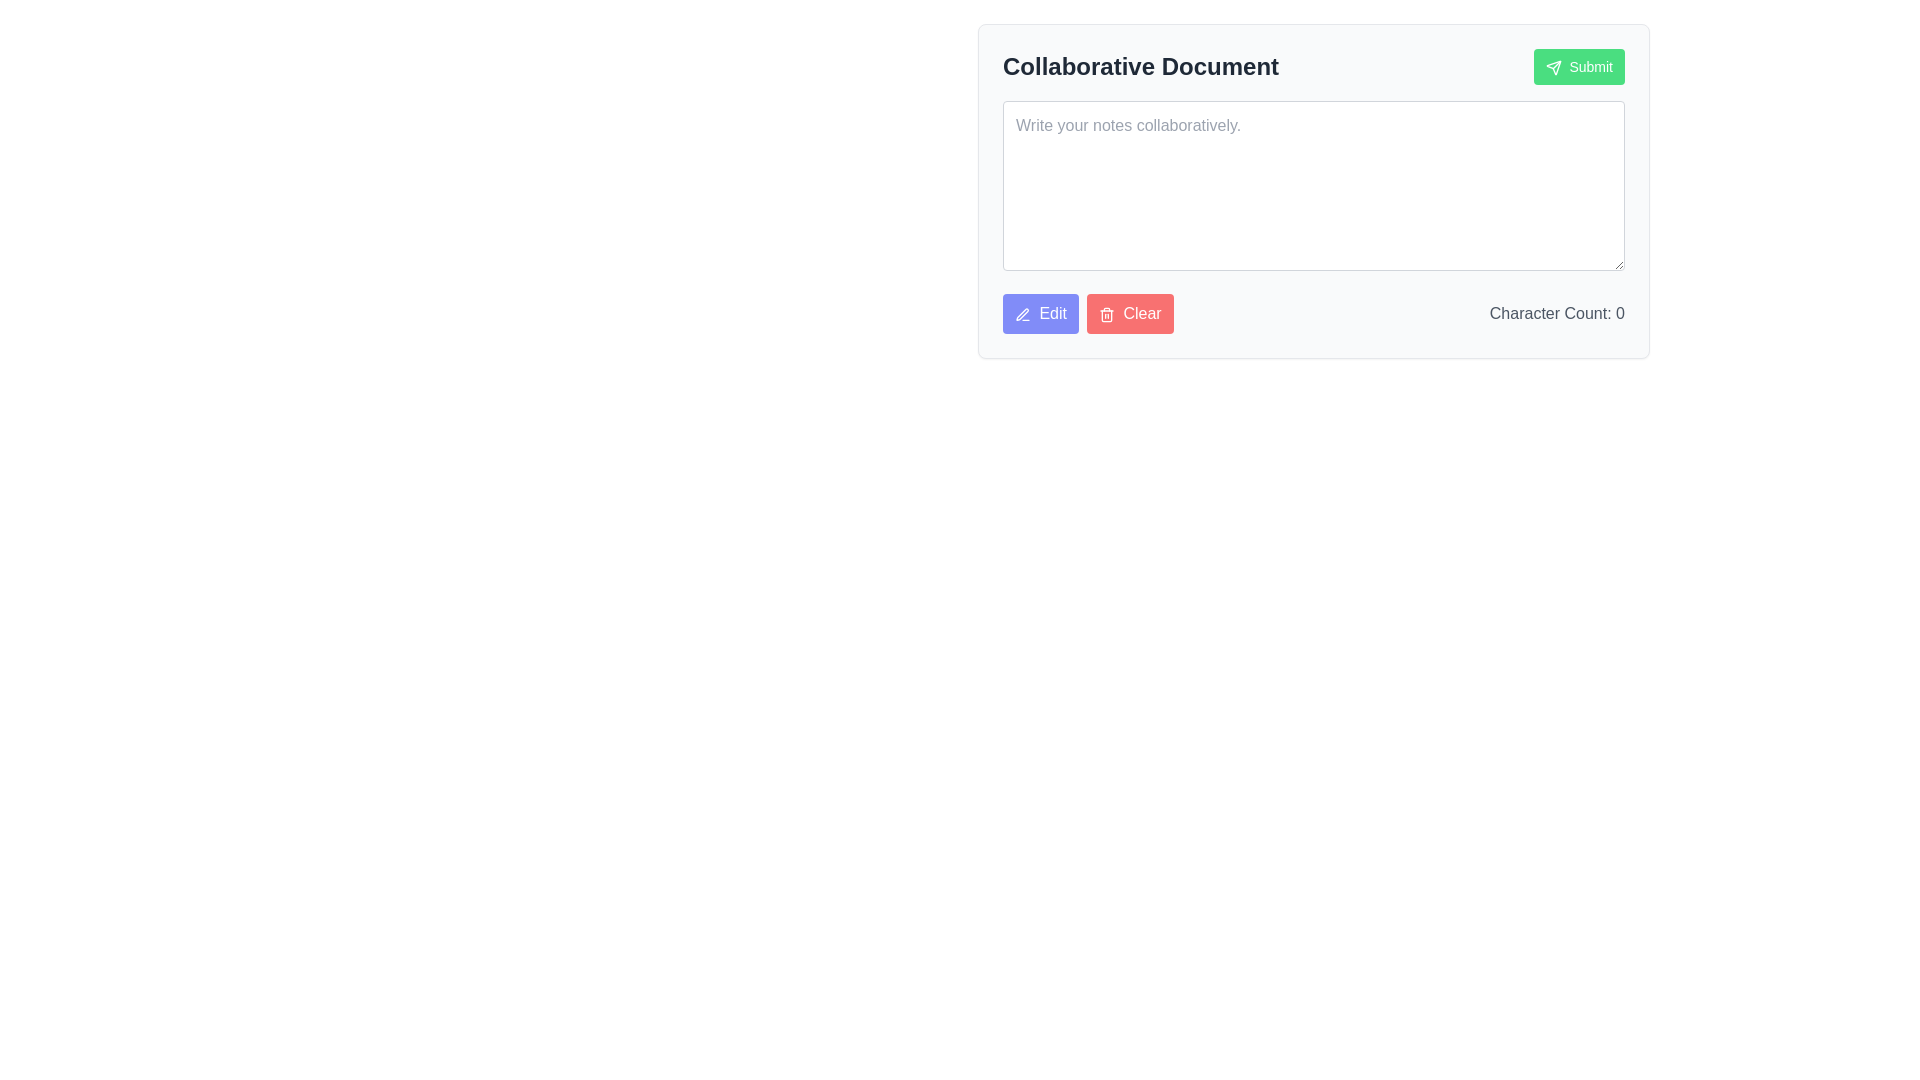 This screenshot has height=1080, width=1920. Describe the element at coordinates (1314, 313) in the screenshot. I see `the multi-functional UI component containing the 'Edit' and 'Clear' buttons` at that location.